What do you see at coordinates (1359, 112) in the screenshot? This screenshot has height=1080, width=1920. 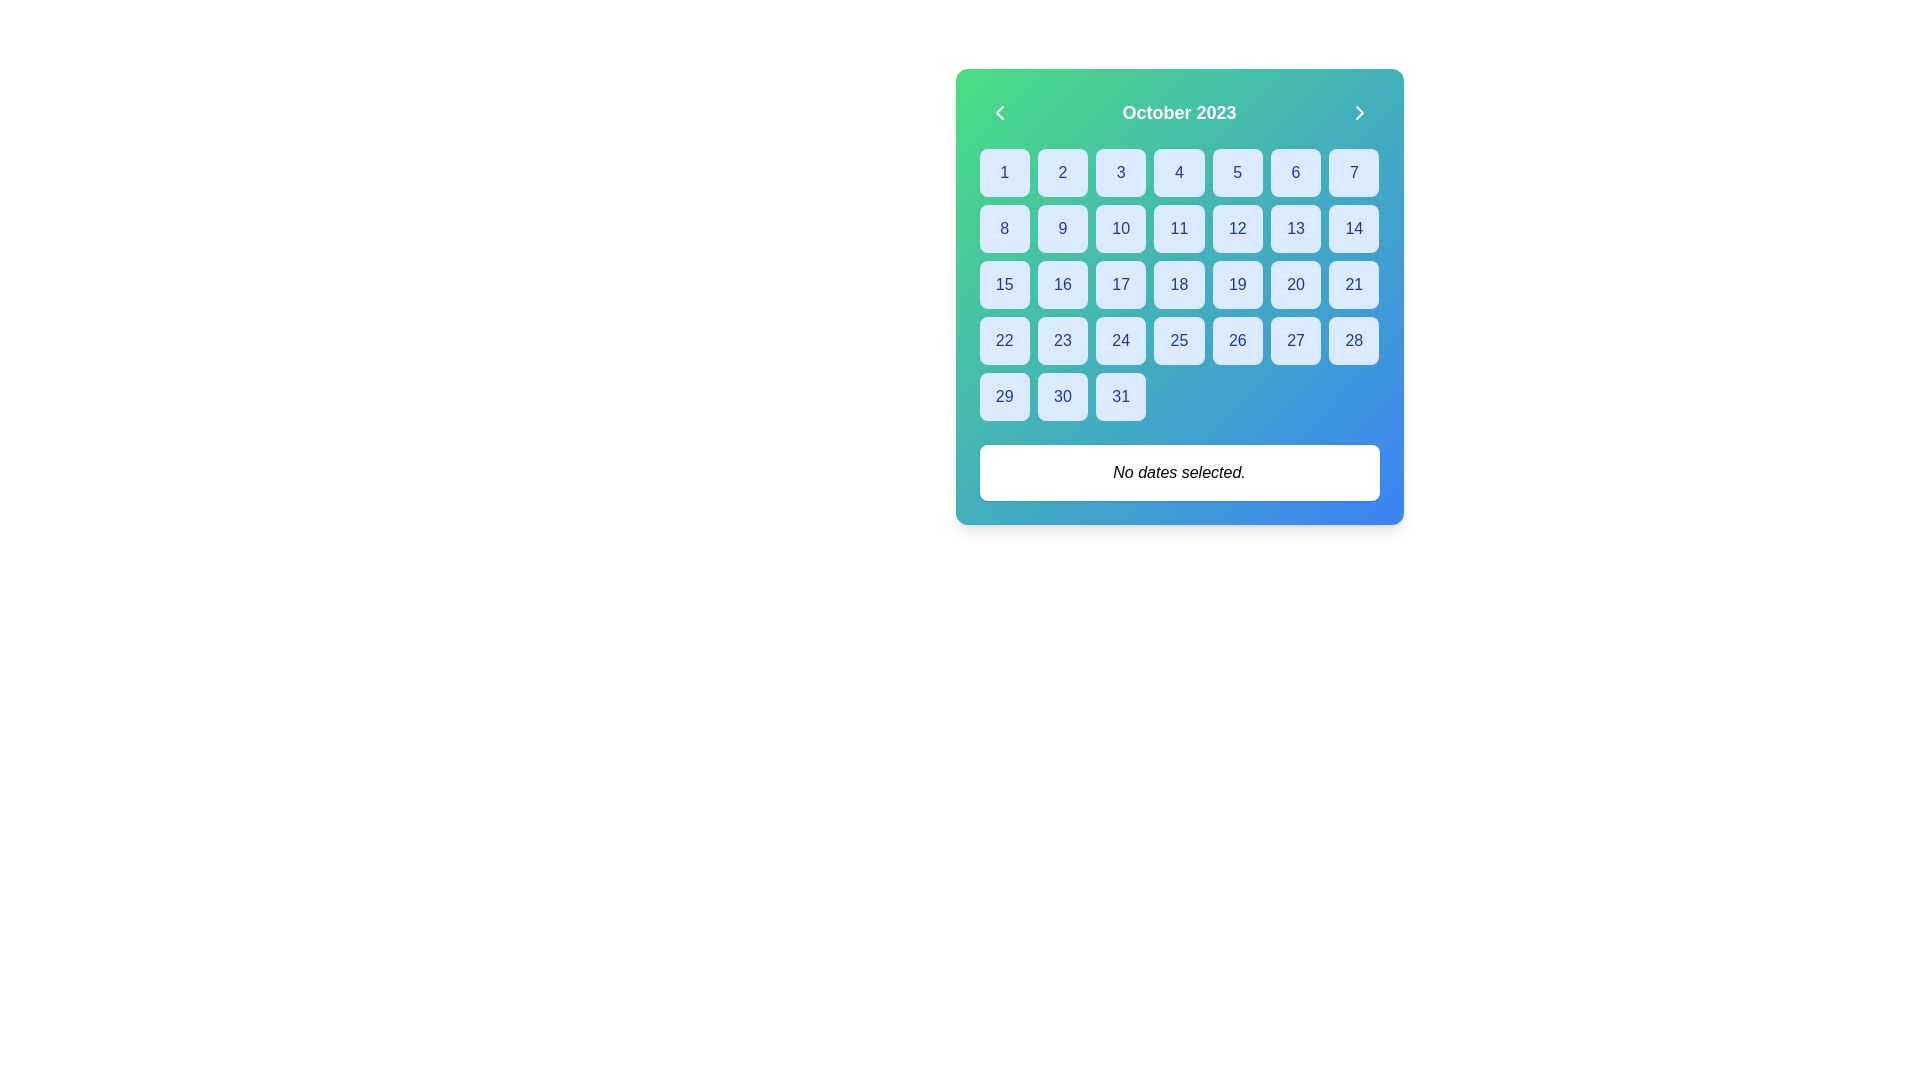 I see `the rightward-pointing arrow button located in the upper-right corner of the calendar interface` at bounding box center [1359, 112].